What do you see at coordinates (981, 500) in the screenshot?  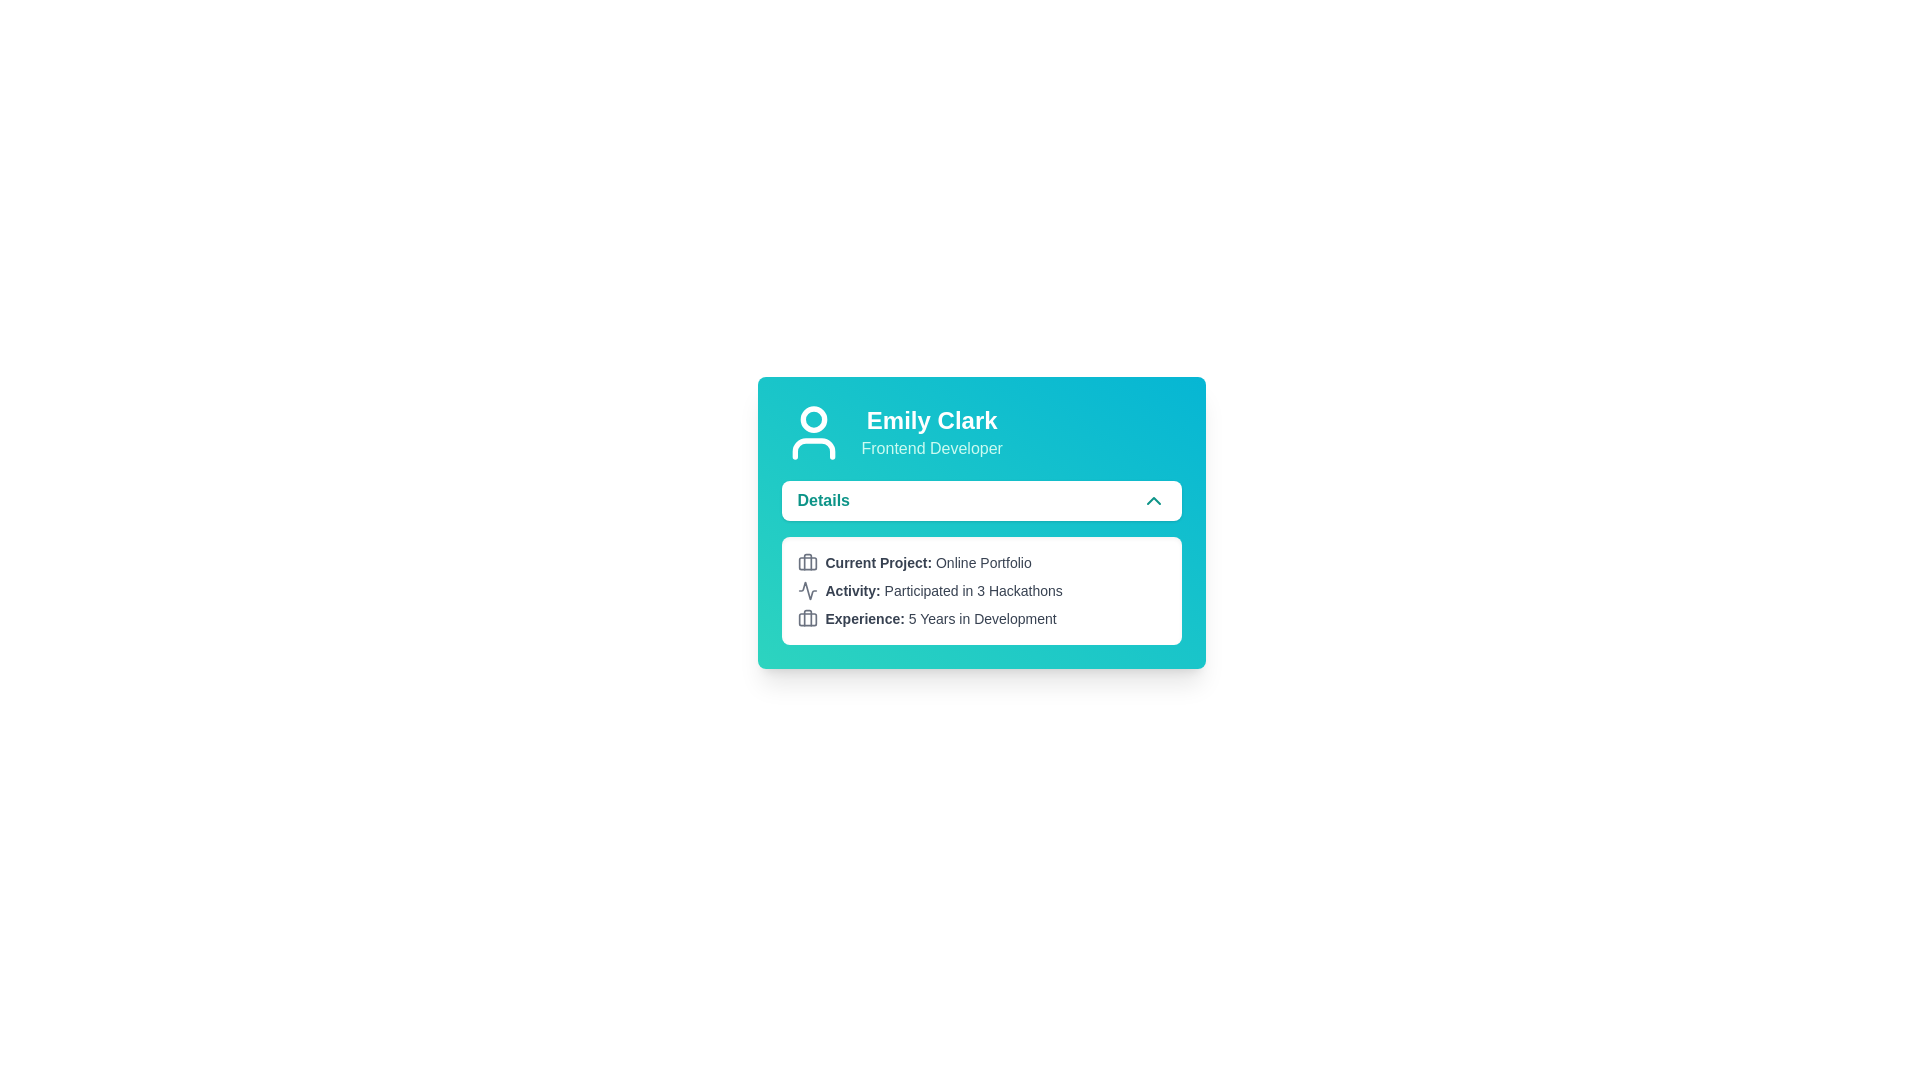 I see `the toggle button located centrally within the card UI component` at bounding box center [981, 500].